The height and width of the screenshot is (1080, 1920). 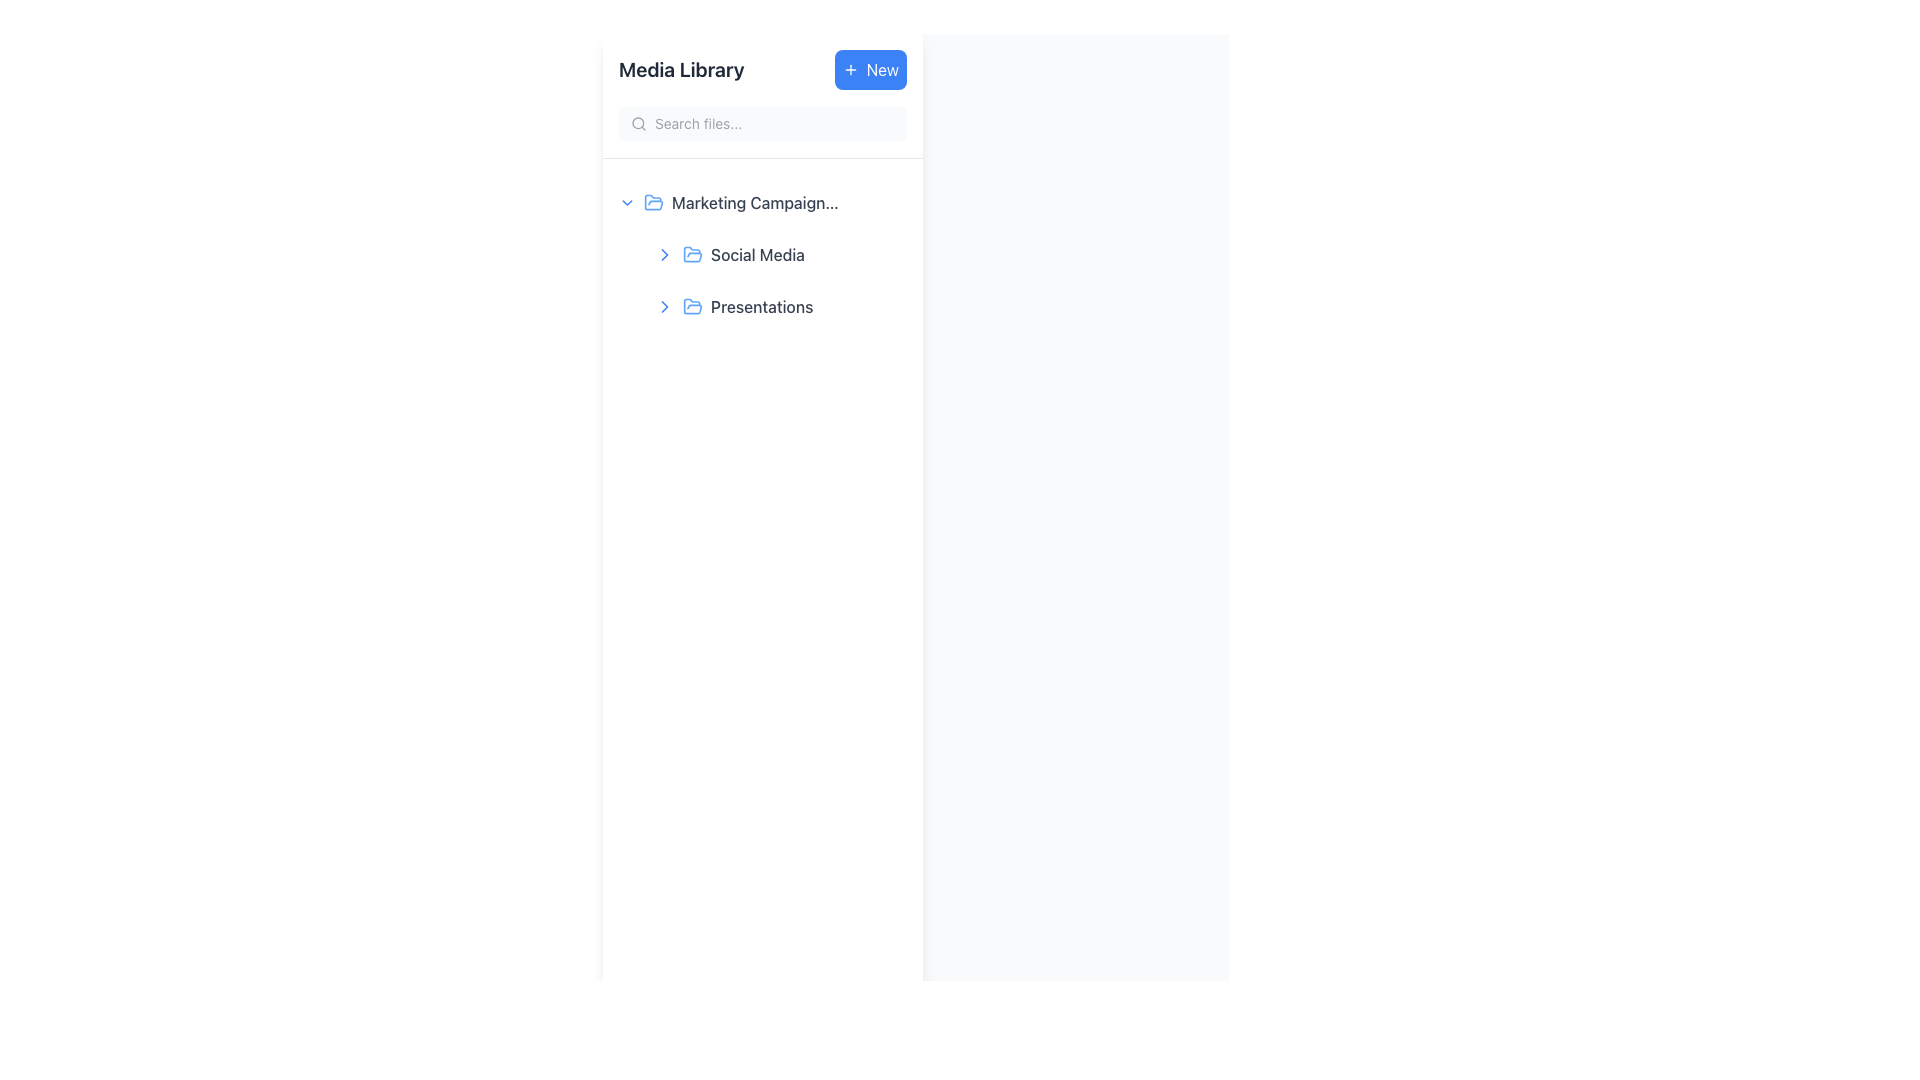 What do you see at coordinates (637, 123) in the screenshot?
I see `the search icon located within the search bar at the top-left area of the interface, which visually represents the search functionality` at bounding box center [637, 123].